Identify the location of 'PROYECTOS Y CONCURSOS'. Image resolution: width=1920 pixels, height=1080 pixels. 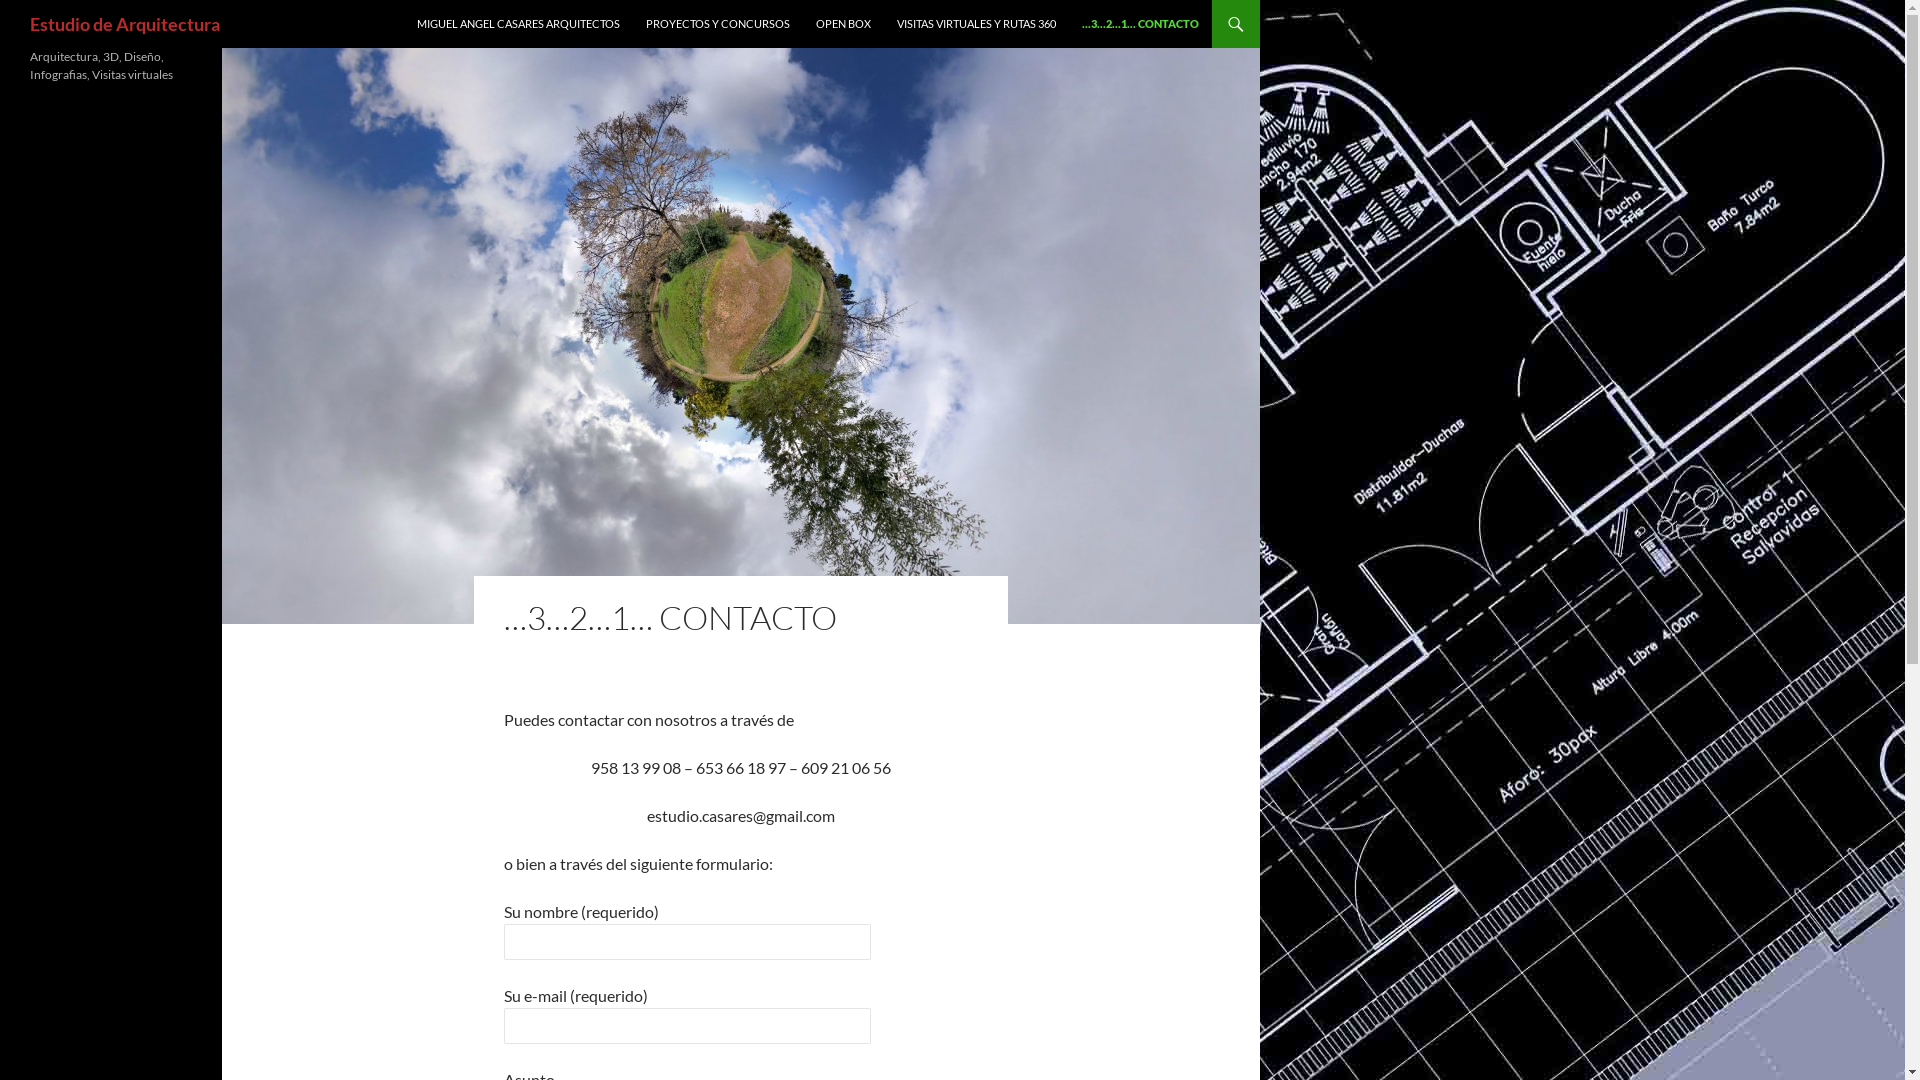
(632, 23).